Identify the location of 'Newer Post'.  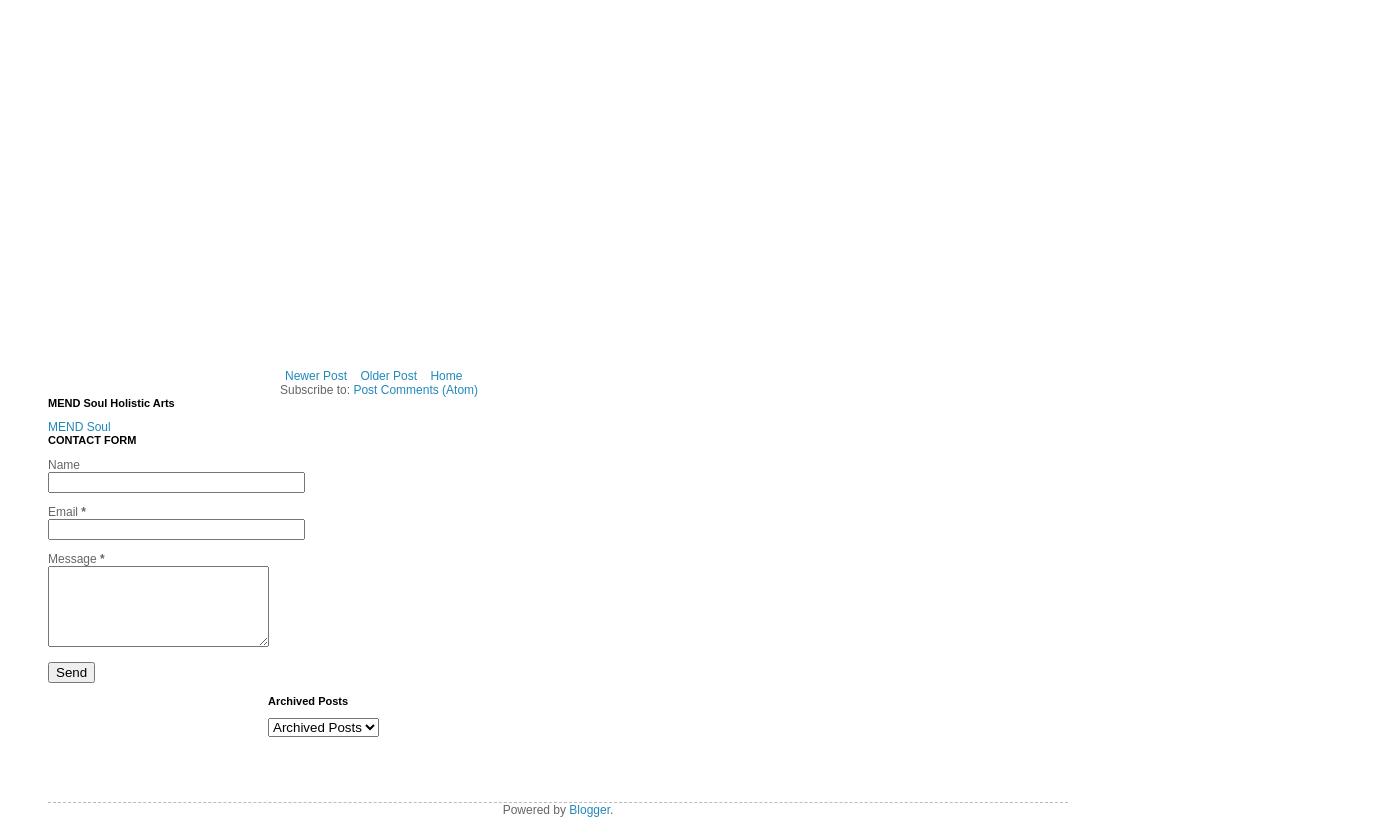
(283, 373).